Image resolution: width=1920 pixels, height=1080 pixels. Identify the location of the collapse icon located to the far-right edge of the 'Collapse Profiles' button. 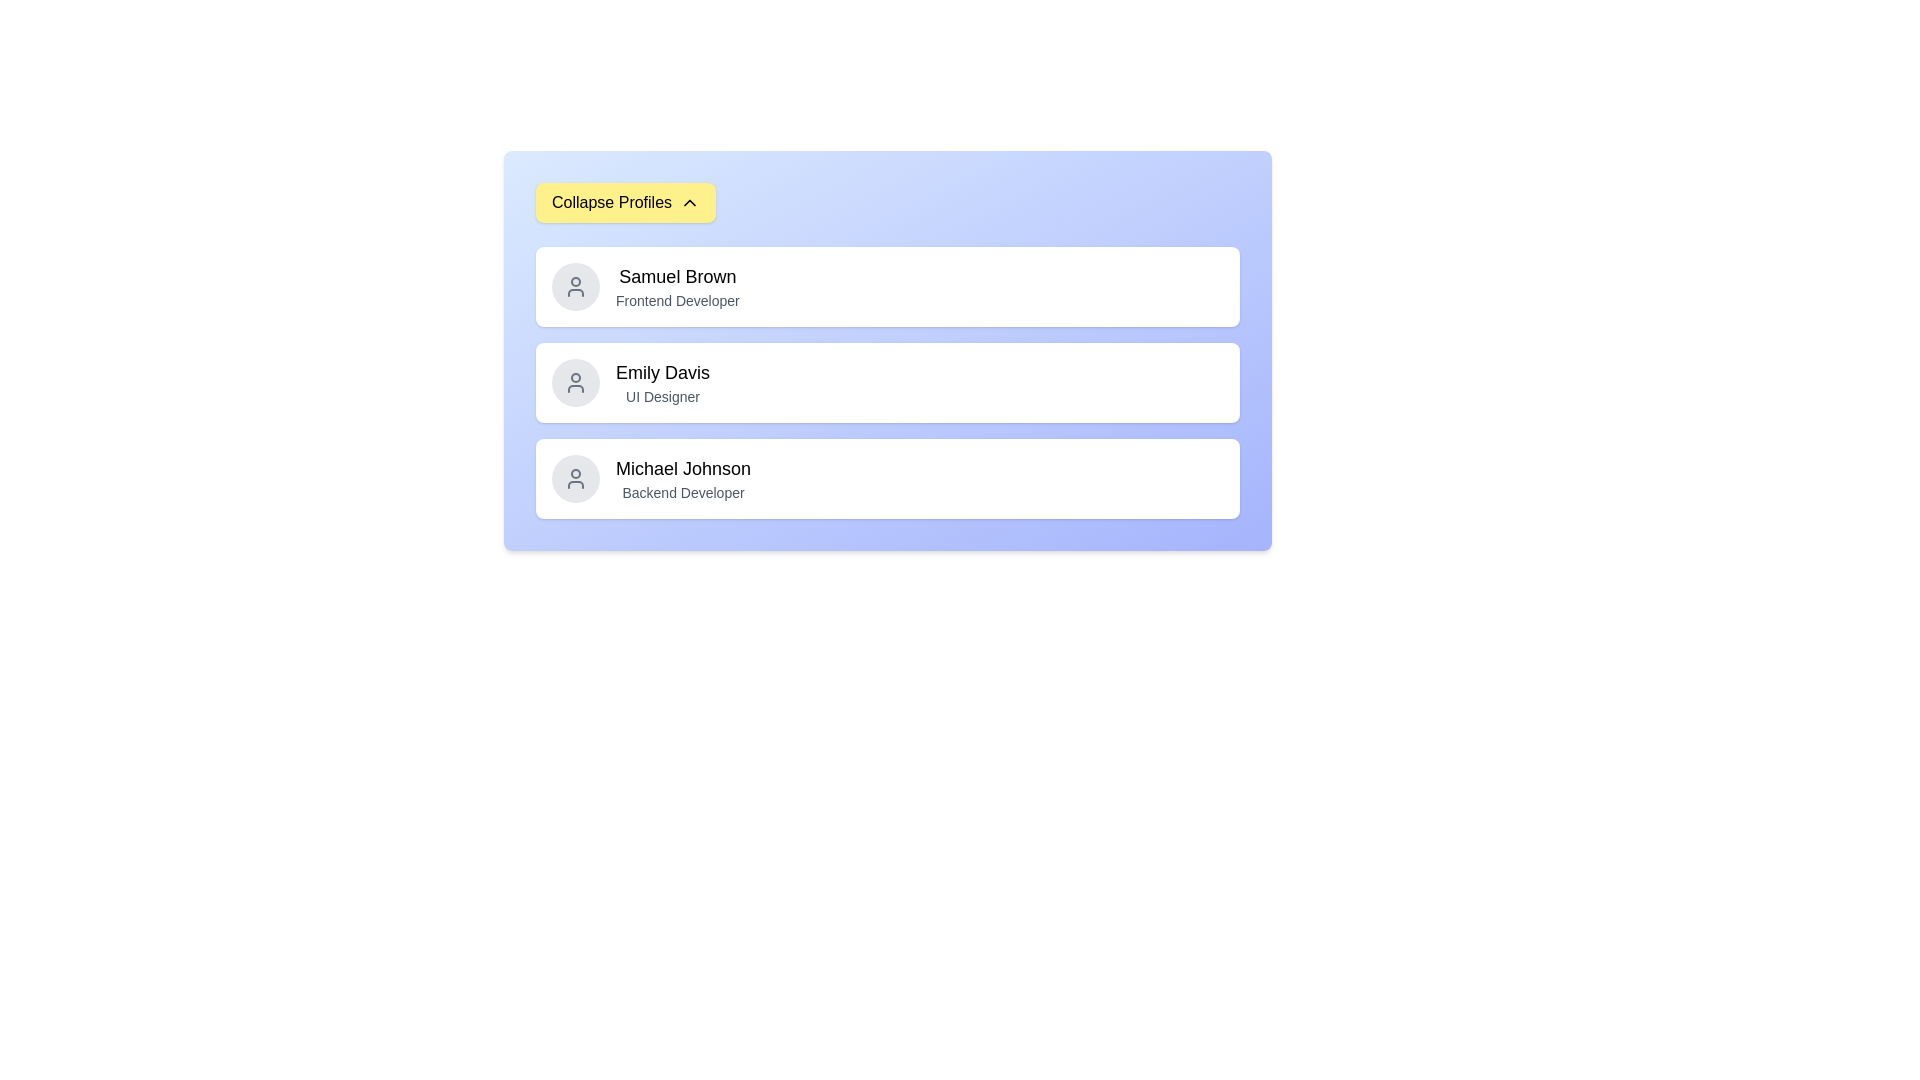
(690, 203).